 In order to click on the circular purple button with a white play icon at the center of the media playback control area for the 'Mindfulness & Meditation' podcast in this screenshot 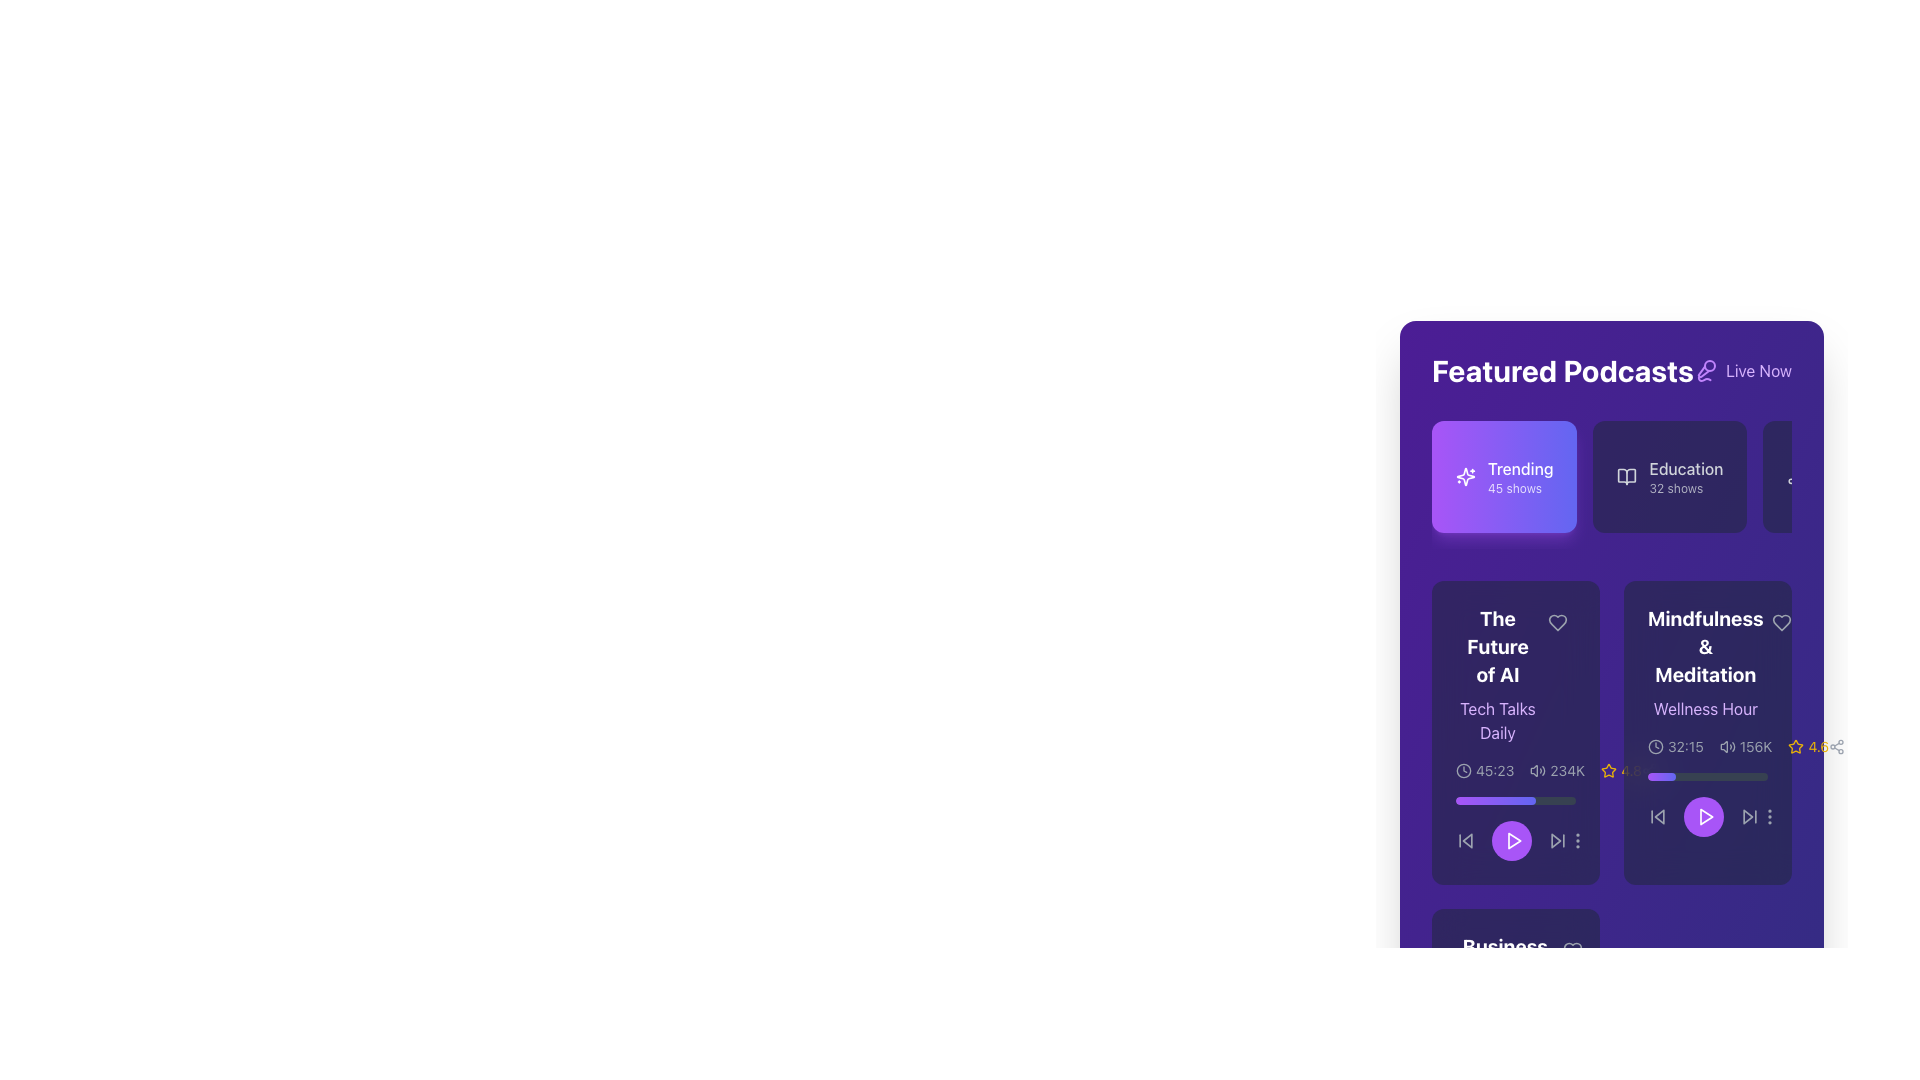, I will do `click(1703, 817)`.